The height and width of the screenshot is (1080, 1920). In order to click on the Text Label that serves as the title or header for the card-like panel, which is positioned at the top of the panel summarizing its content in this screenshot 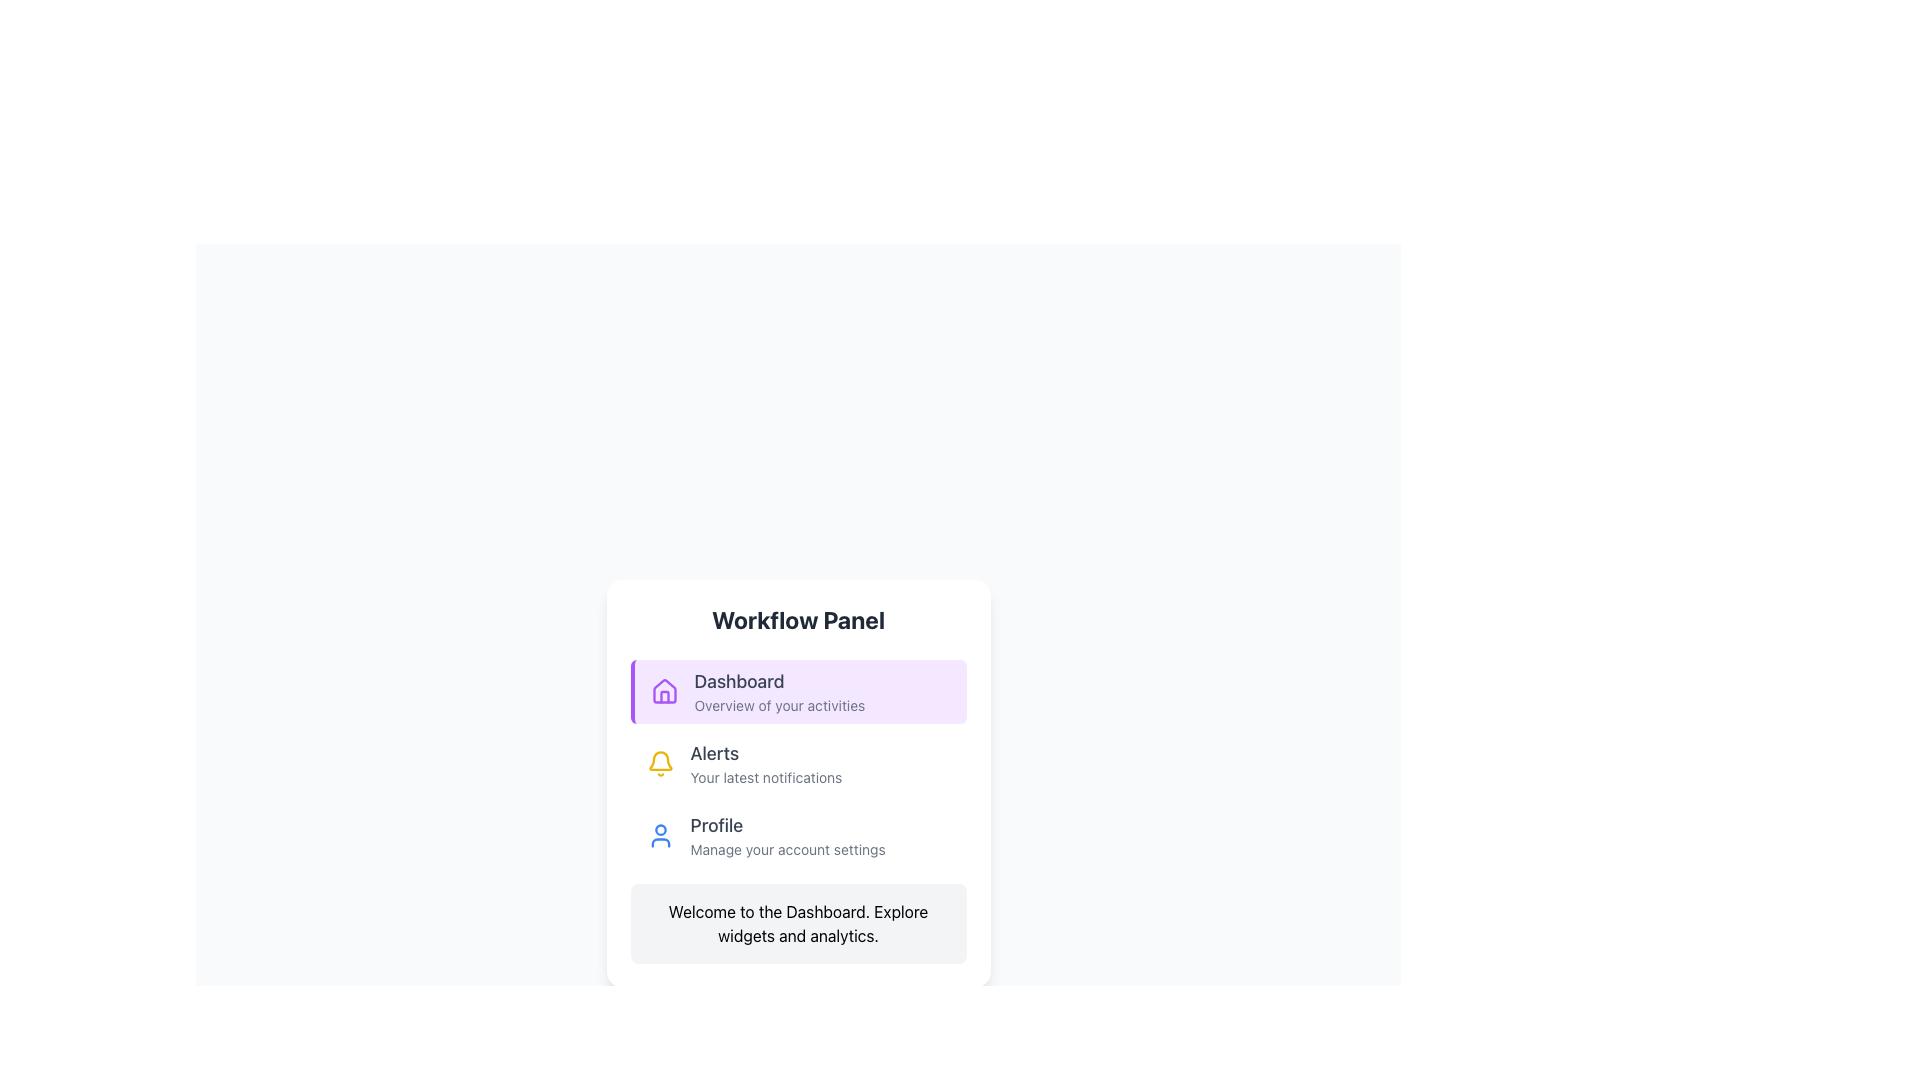, I will do `click(797, 619)`.